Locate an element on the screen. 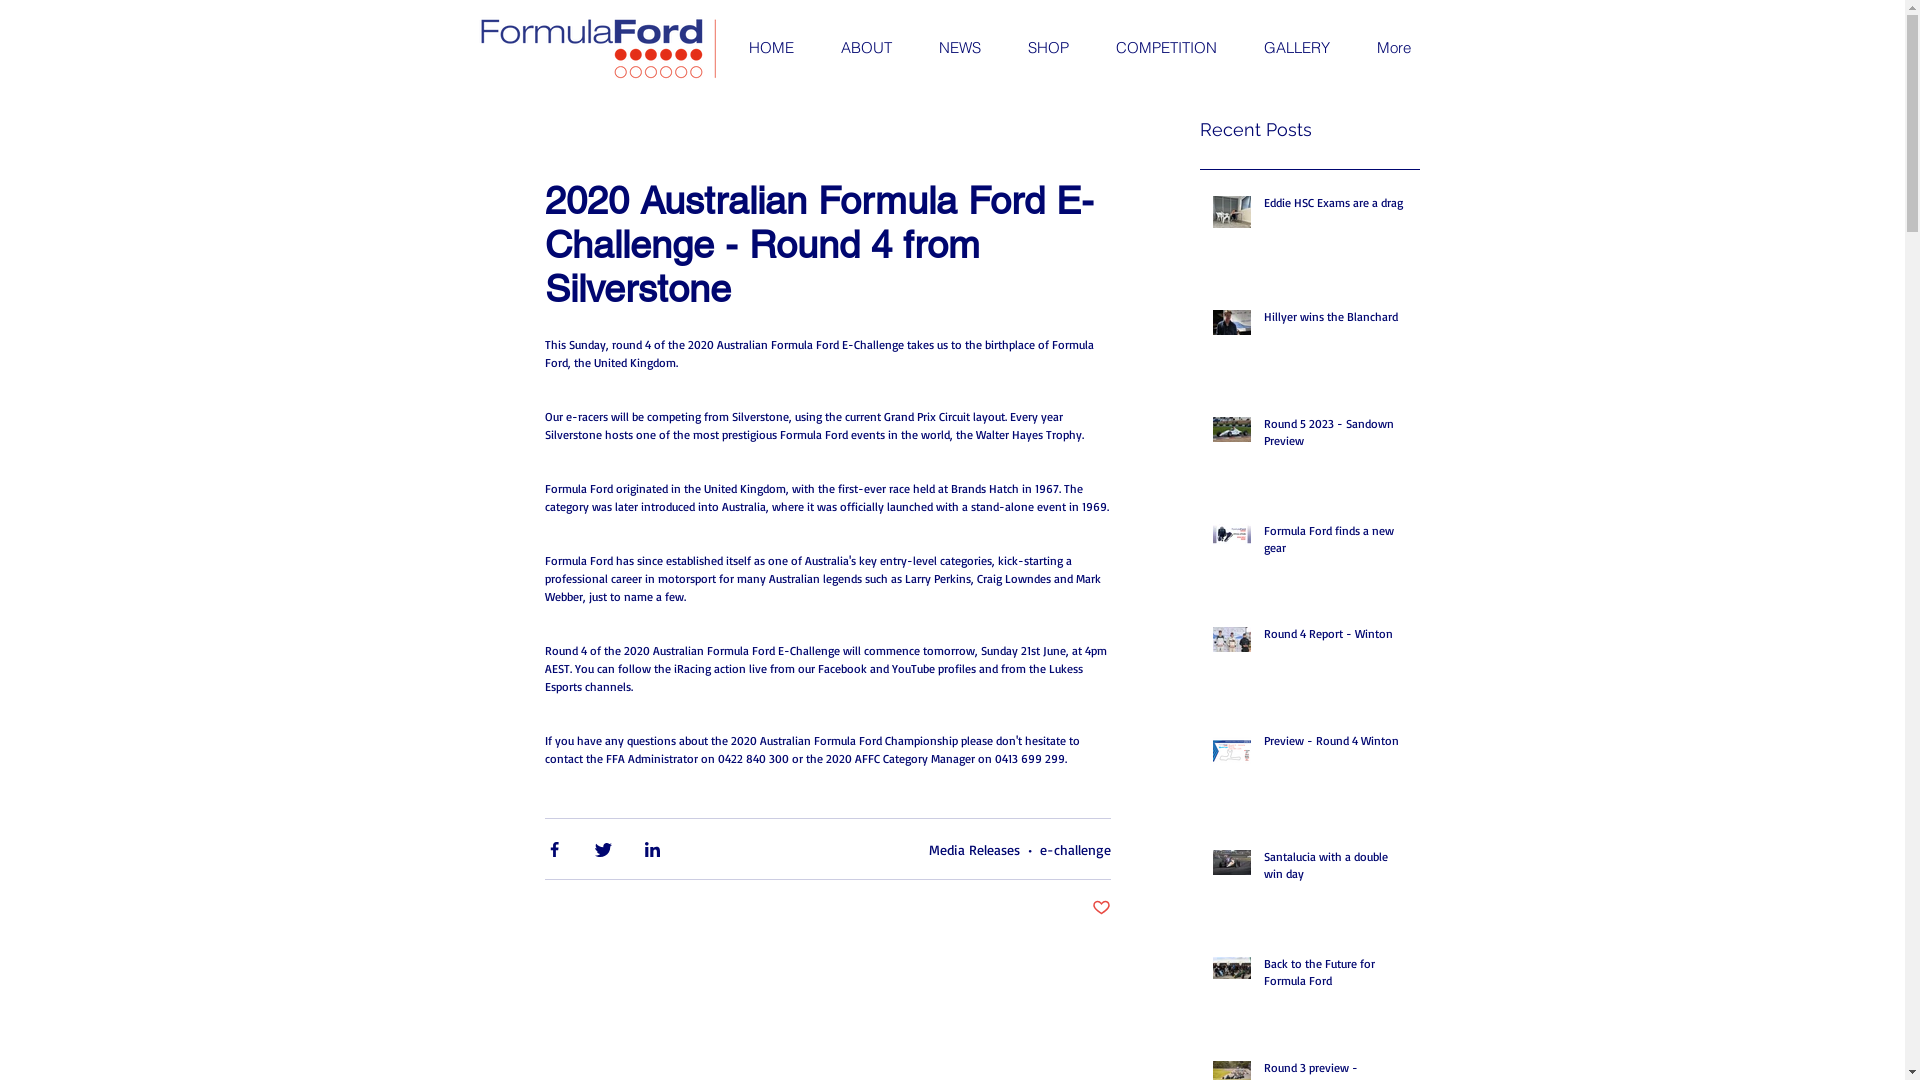  'Eddie HSC Exams are a drag' is located at coordinates (1335, 207).